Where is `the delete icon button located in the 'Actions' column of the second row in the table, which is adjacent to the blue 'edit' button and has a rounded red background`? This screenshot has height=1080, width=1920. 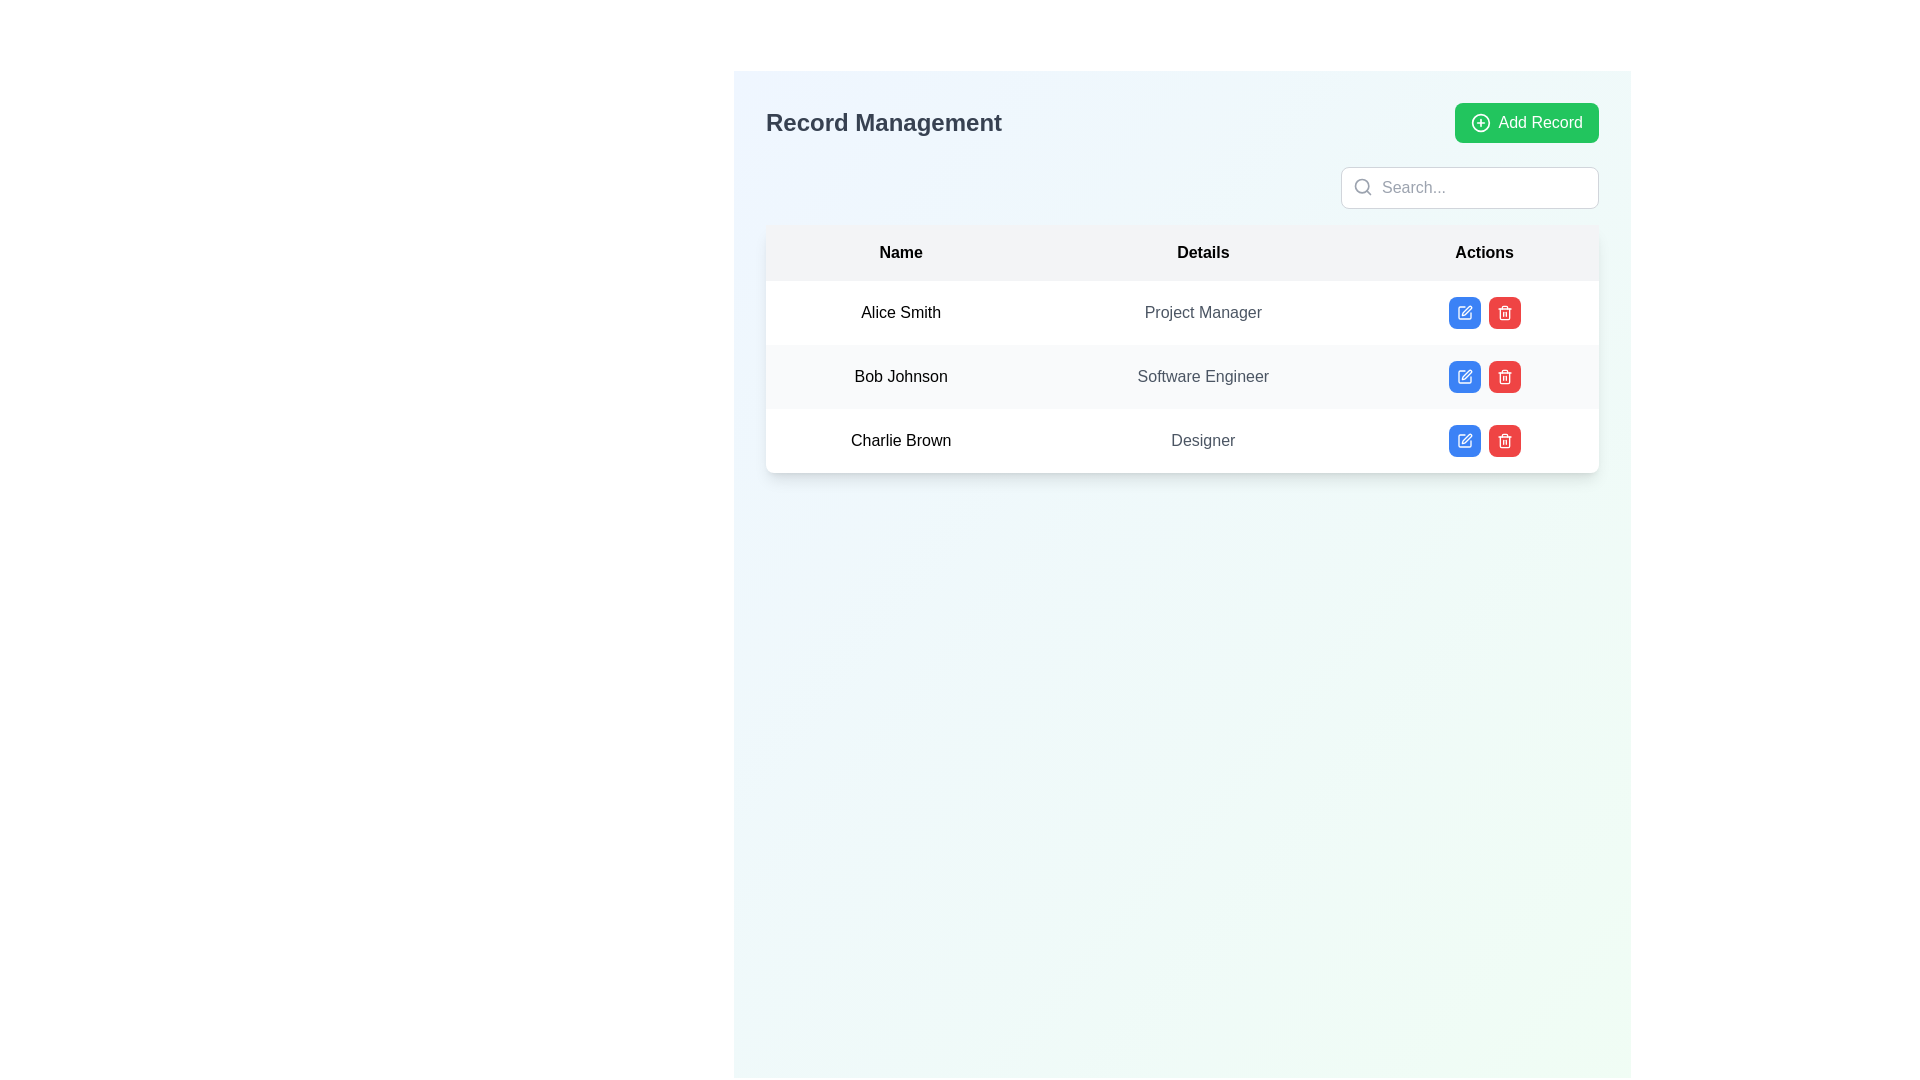 the delete icon button located in the 'Actions' column of the second row in the table, which is adjacent to the blue 'edit' button and has a rounded red background is located at coordinates (1504, 377).